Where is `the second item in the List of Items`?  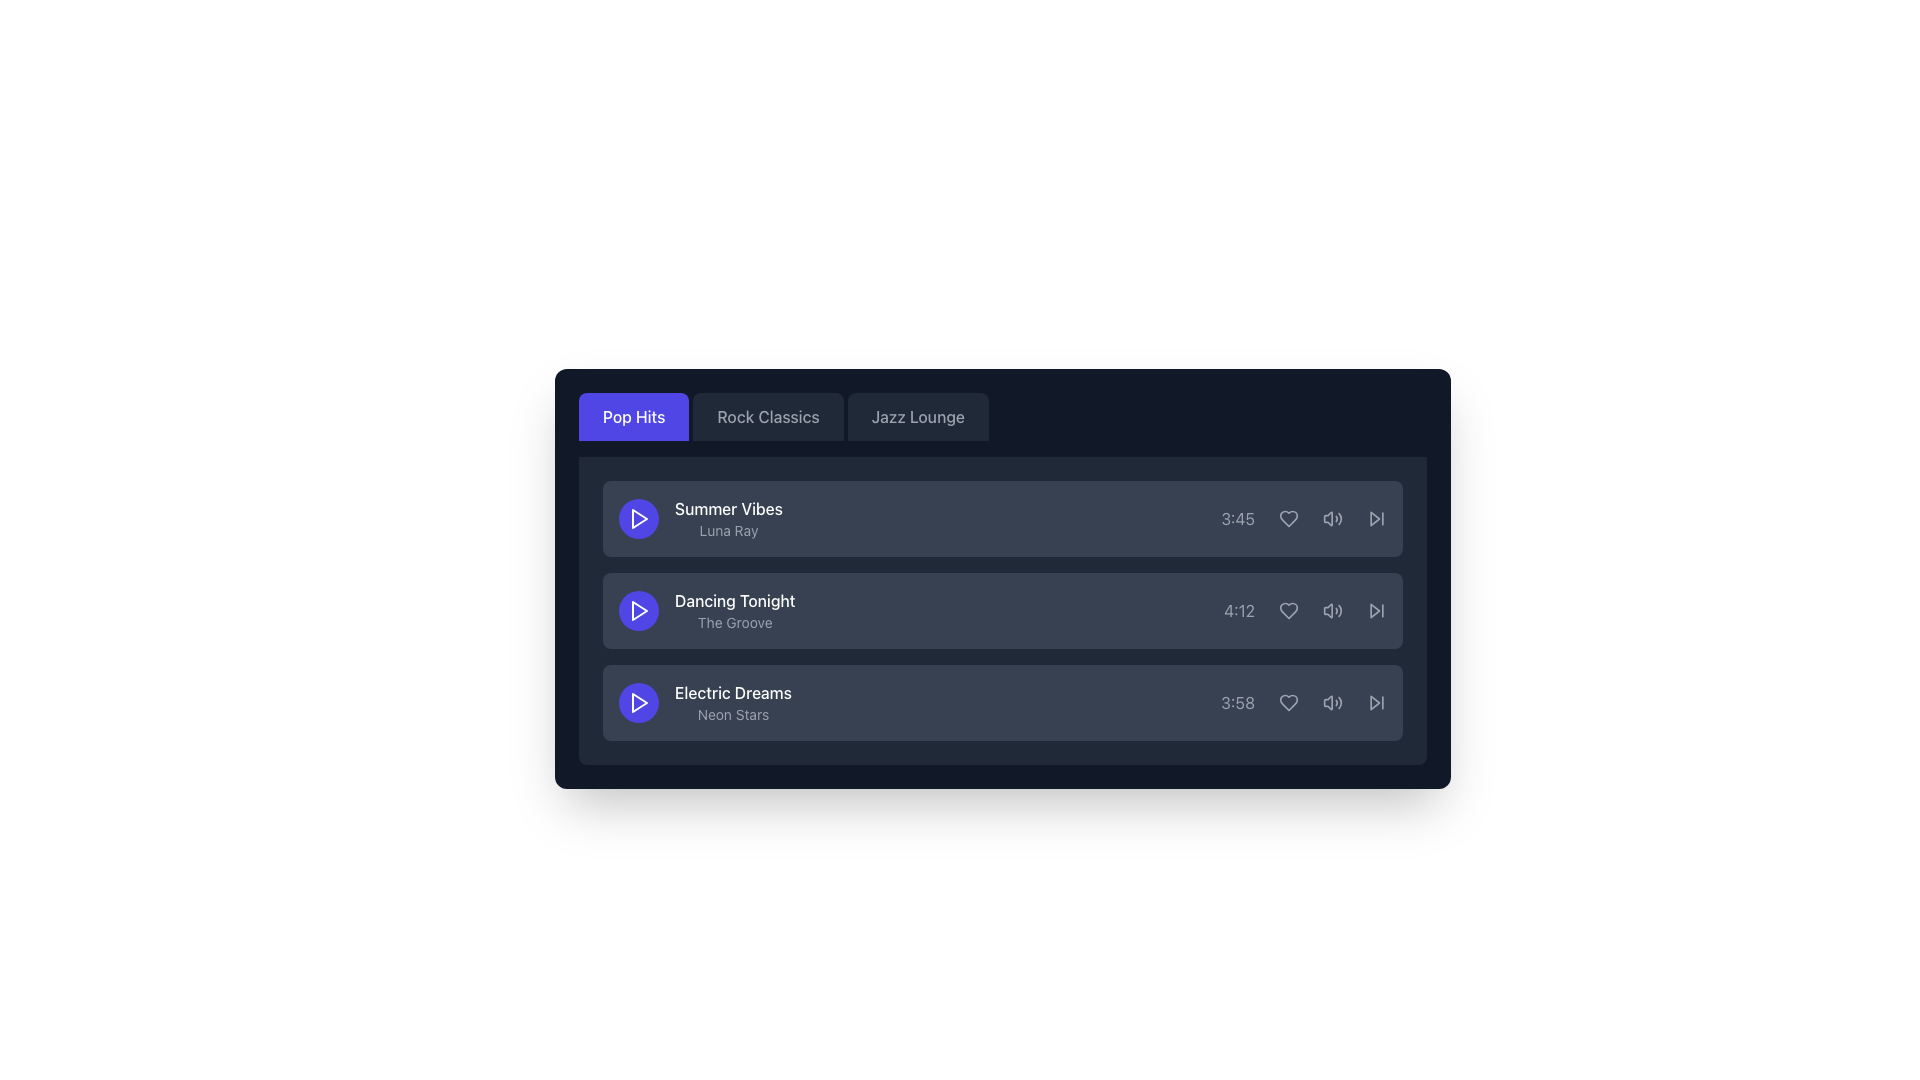
the second item in the List of Items is located at coordinates (1003, 609).